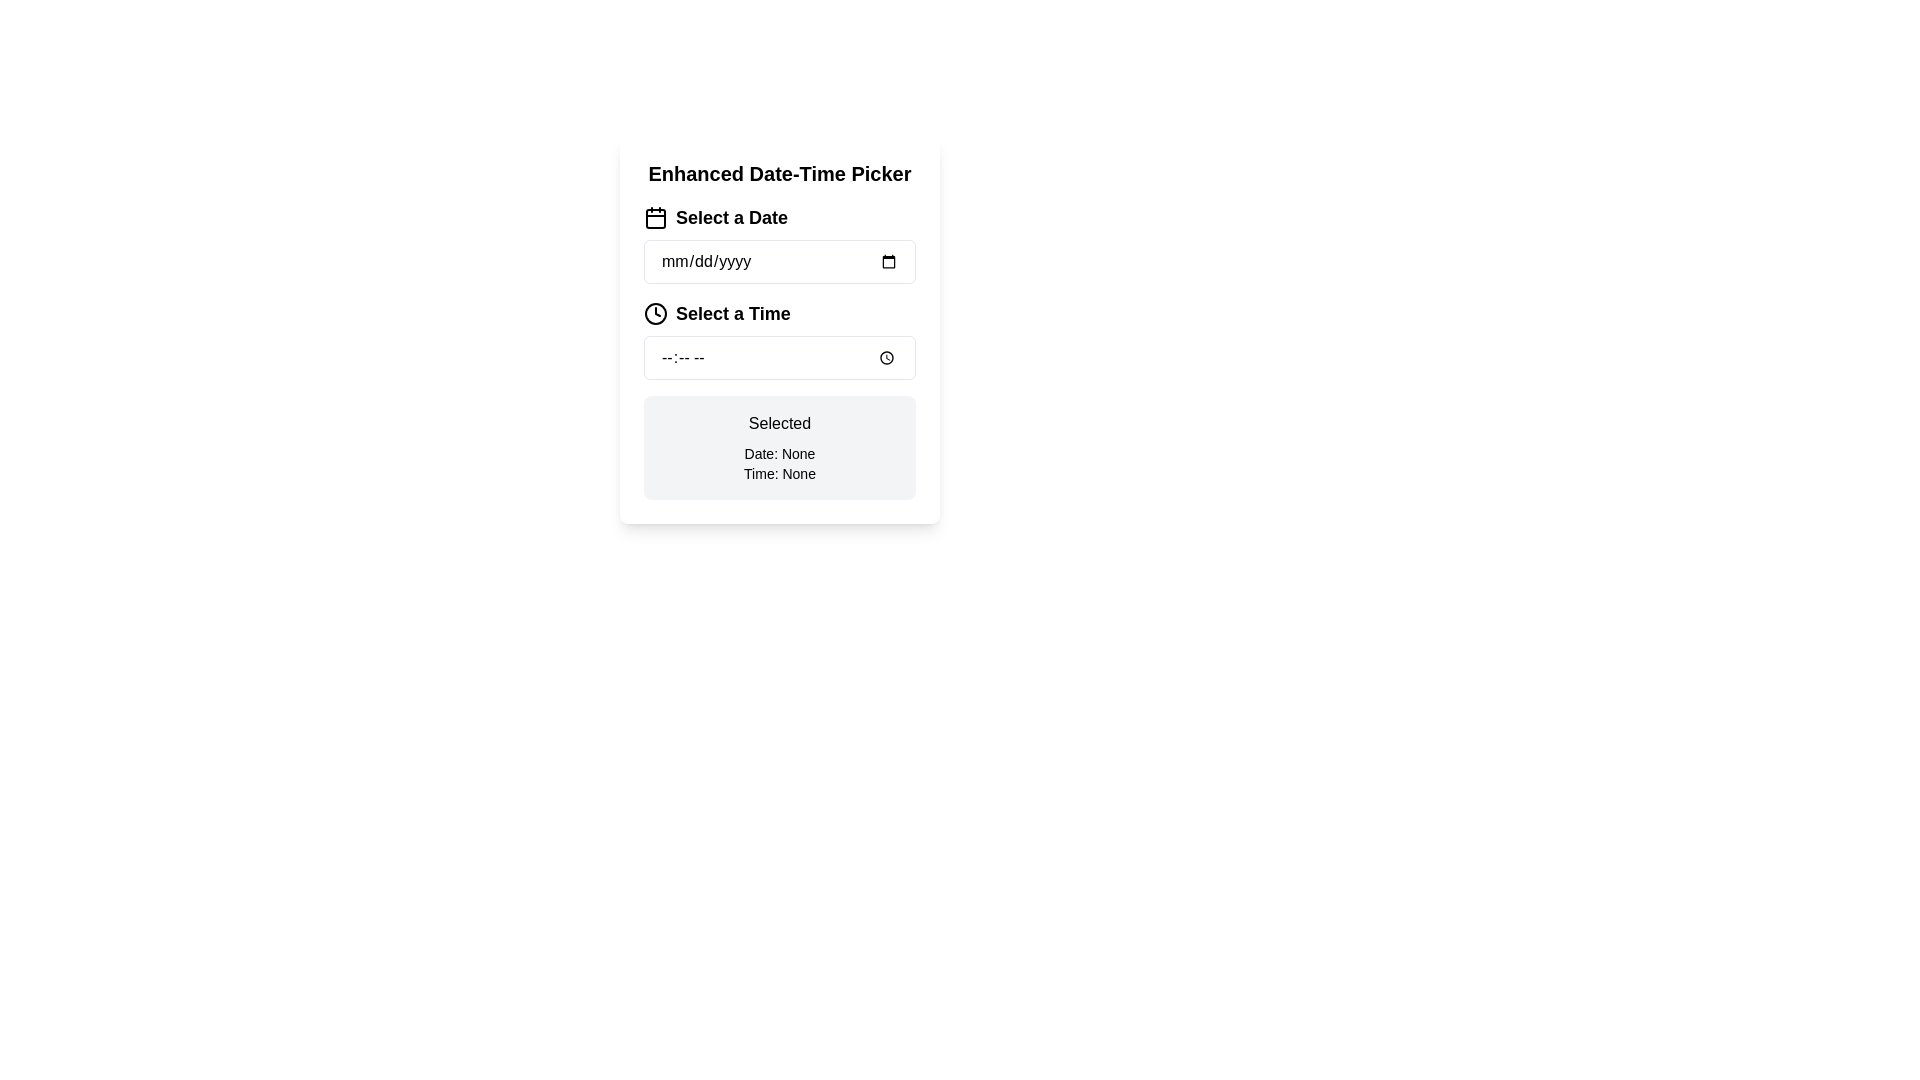 Image resolution: width=1920 pixels, height=1080 pixels. What do you see at coordinates (656, 218) in the screenshot?
I see `the calendar icon located within the 'Select a Date' section, which is positioned to the far left of the label and aligned vertically with the text` at bounding box center [656, 218].